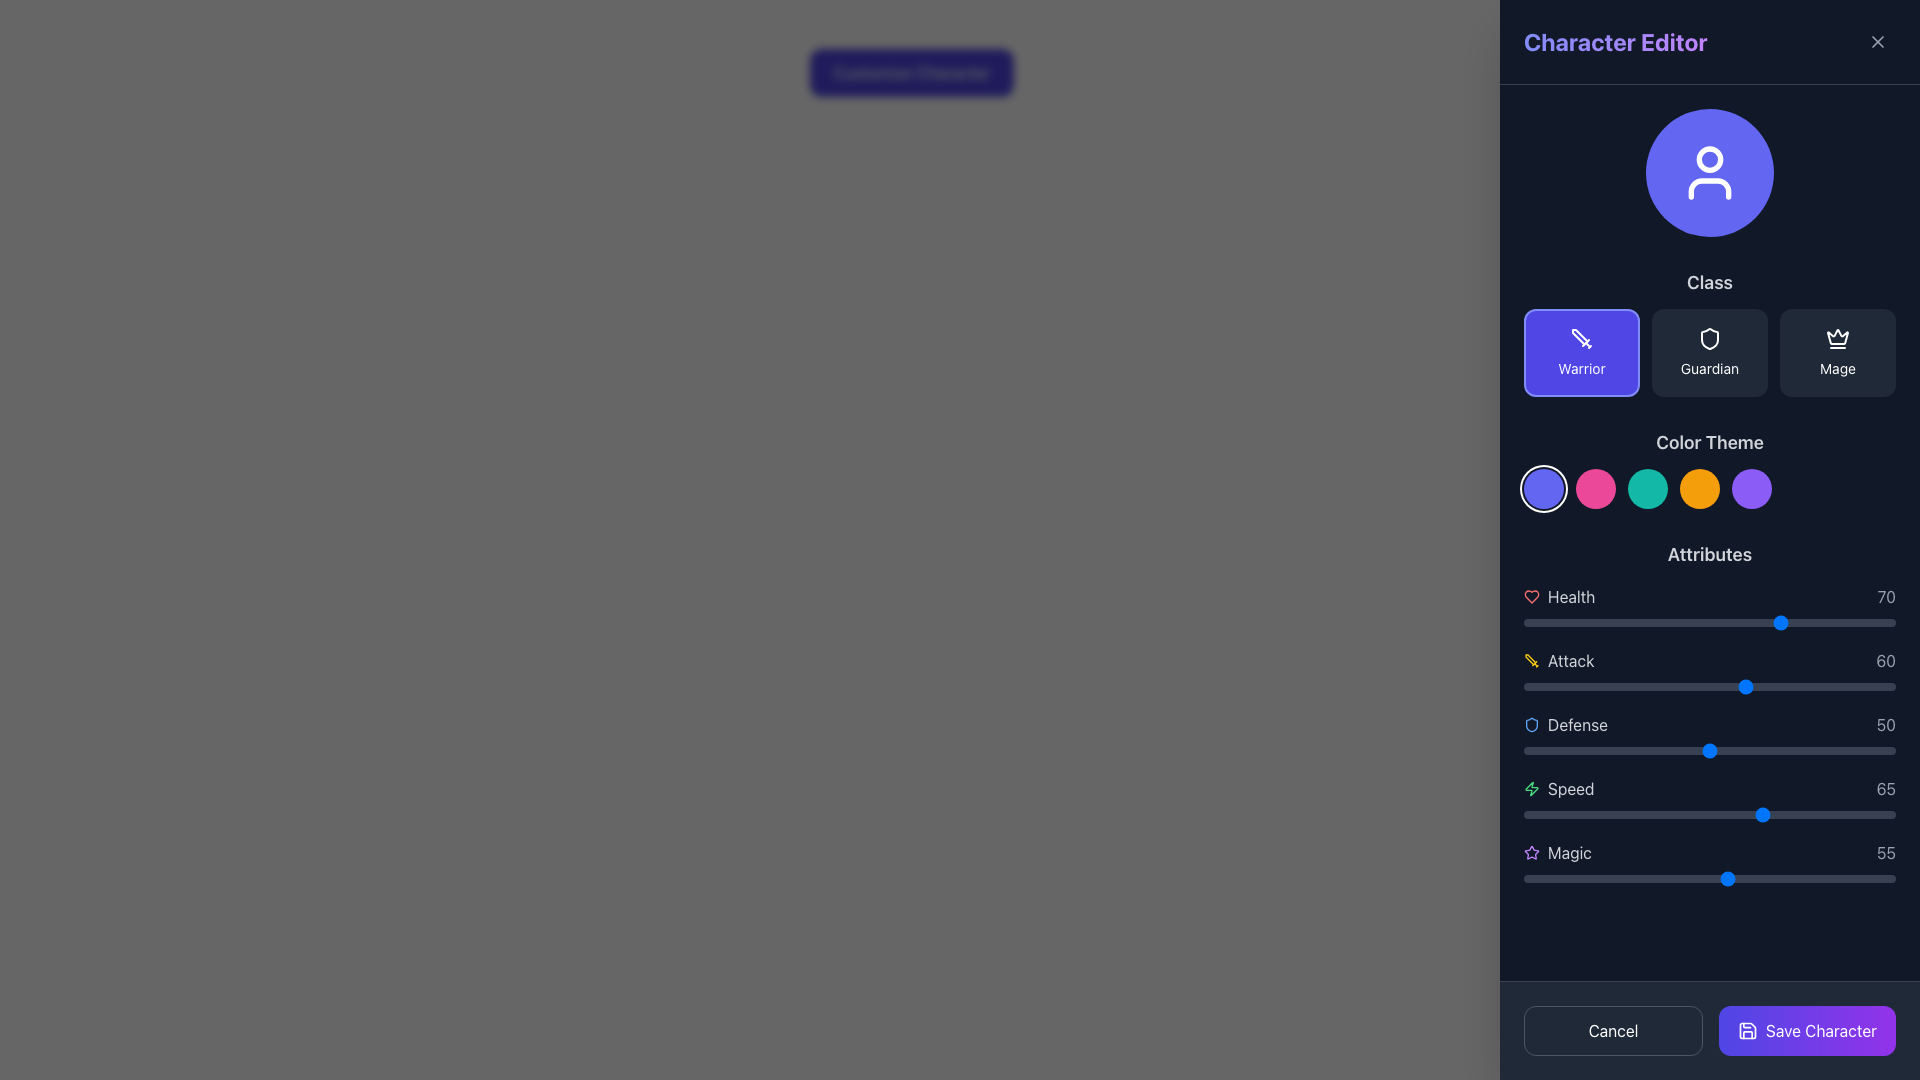 The image size is (1920, 1080). Describe the element at coordinates (1885, 852) in the screenshot. I see `the static text label displaying the current value of the 'Magic' attribute, which is aligned horizontally with the star icon and located near the right-side end of the 'Magic' attribute row within the Attributes section` at that location.